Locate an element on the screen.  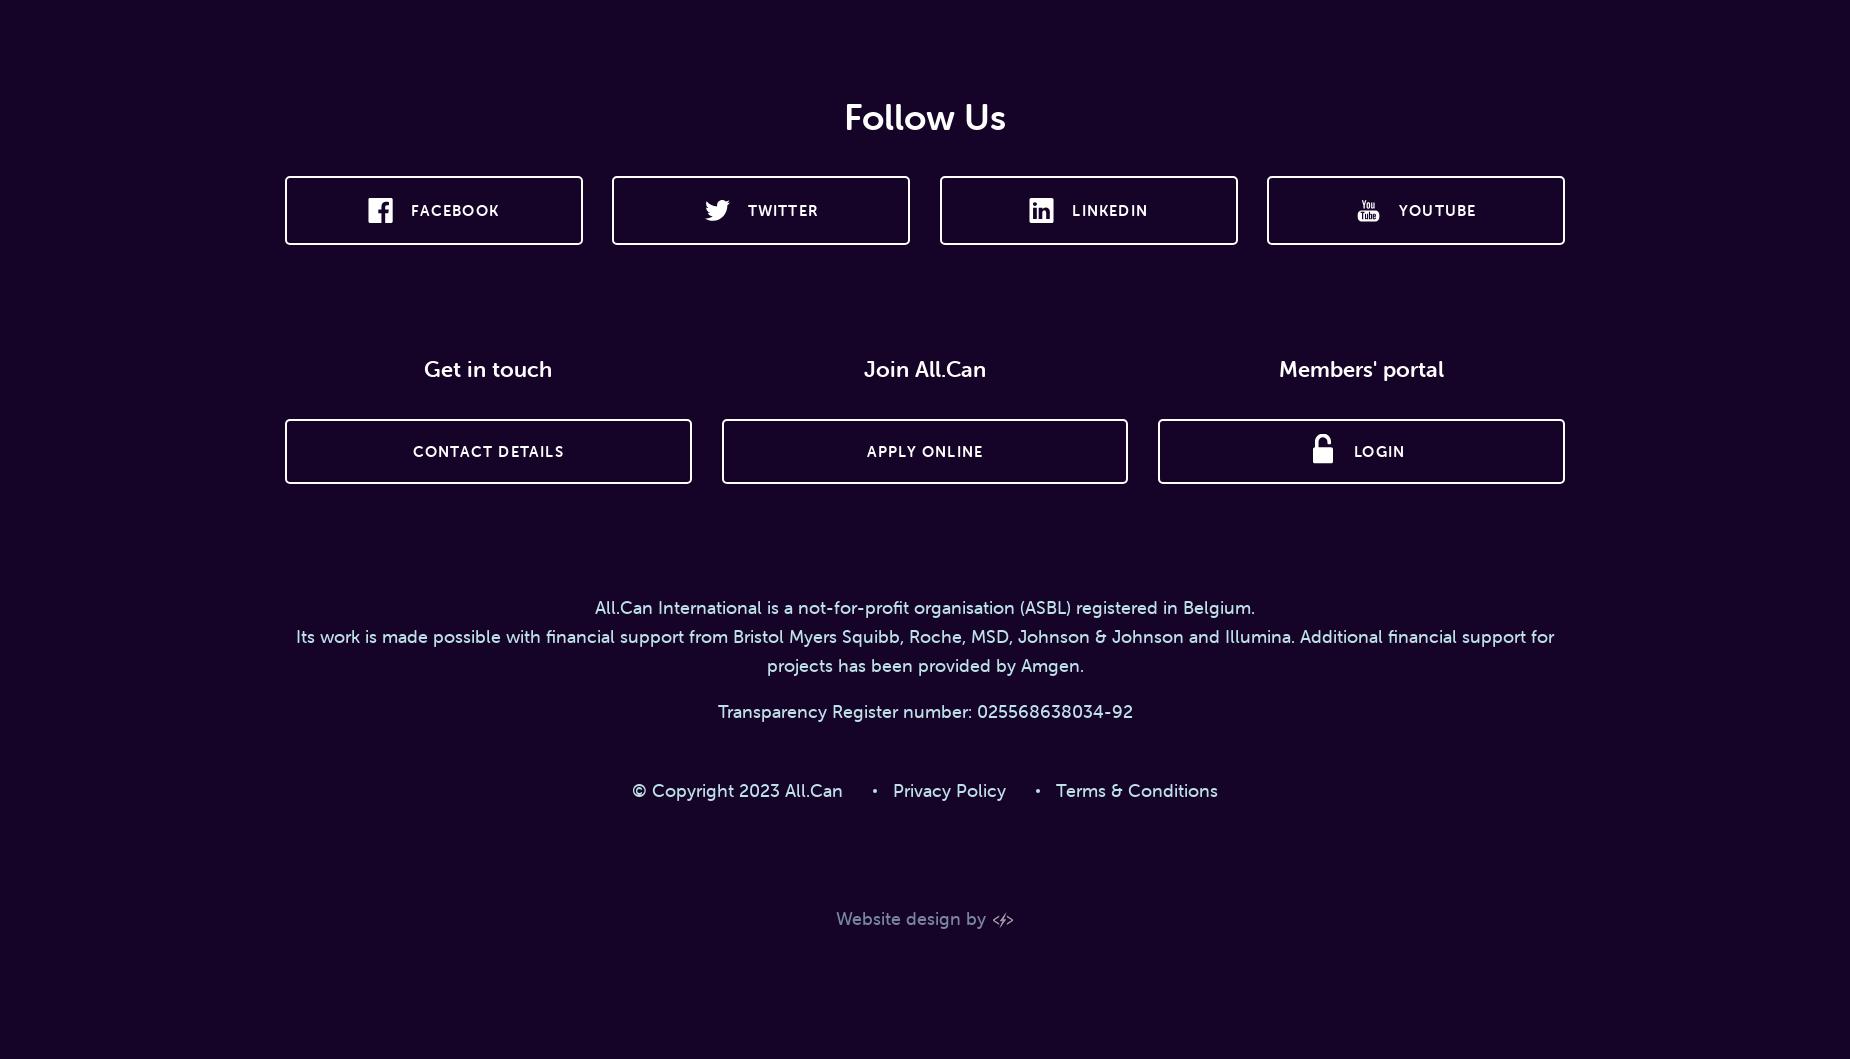
'APPLY ONLINE' is located at coordinates (865, 450).